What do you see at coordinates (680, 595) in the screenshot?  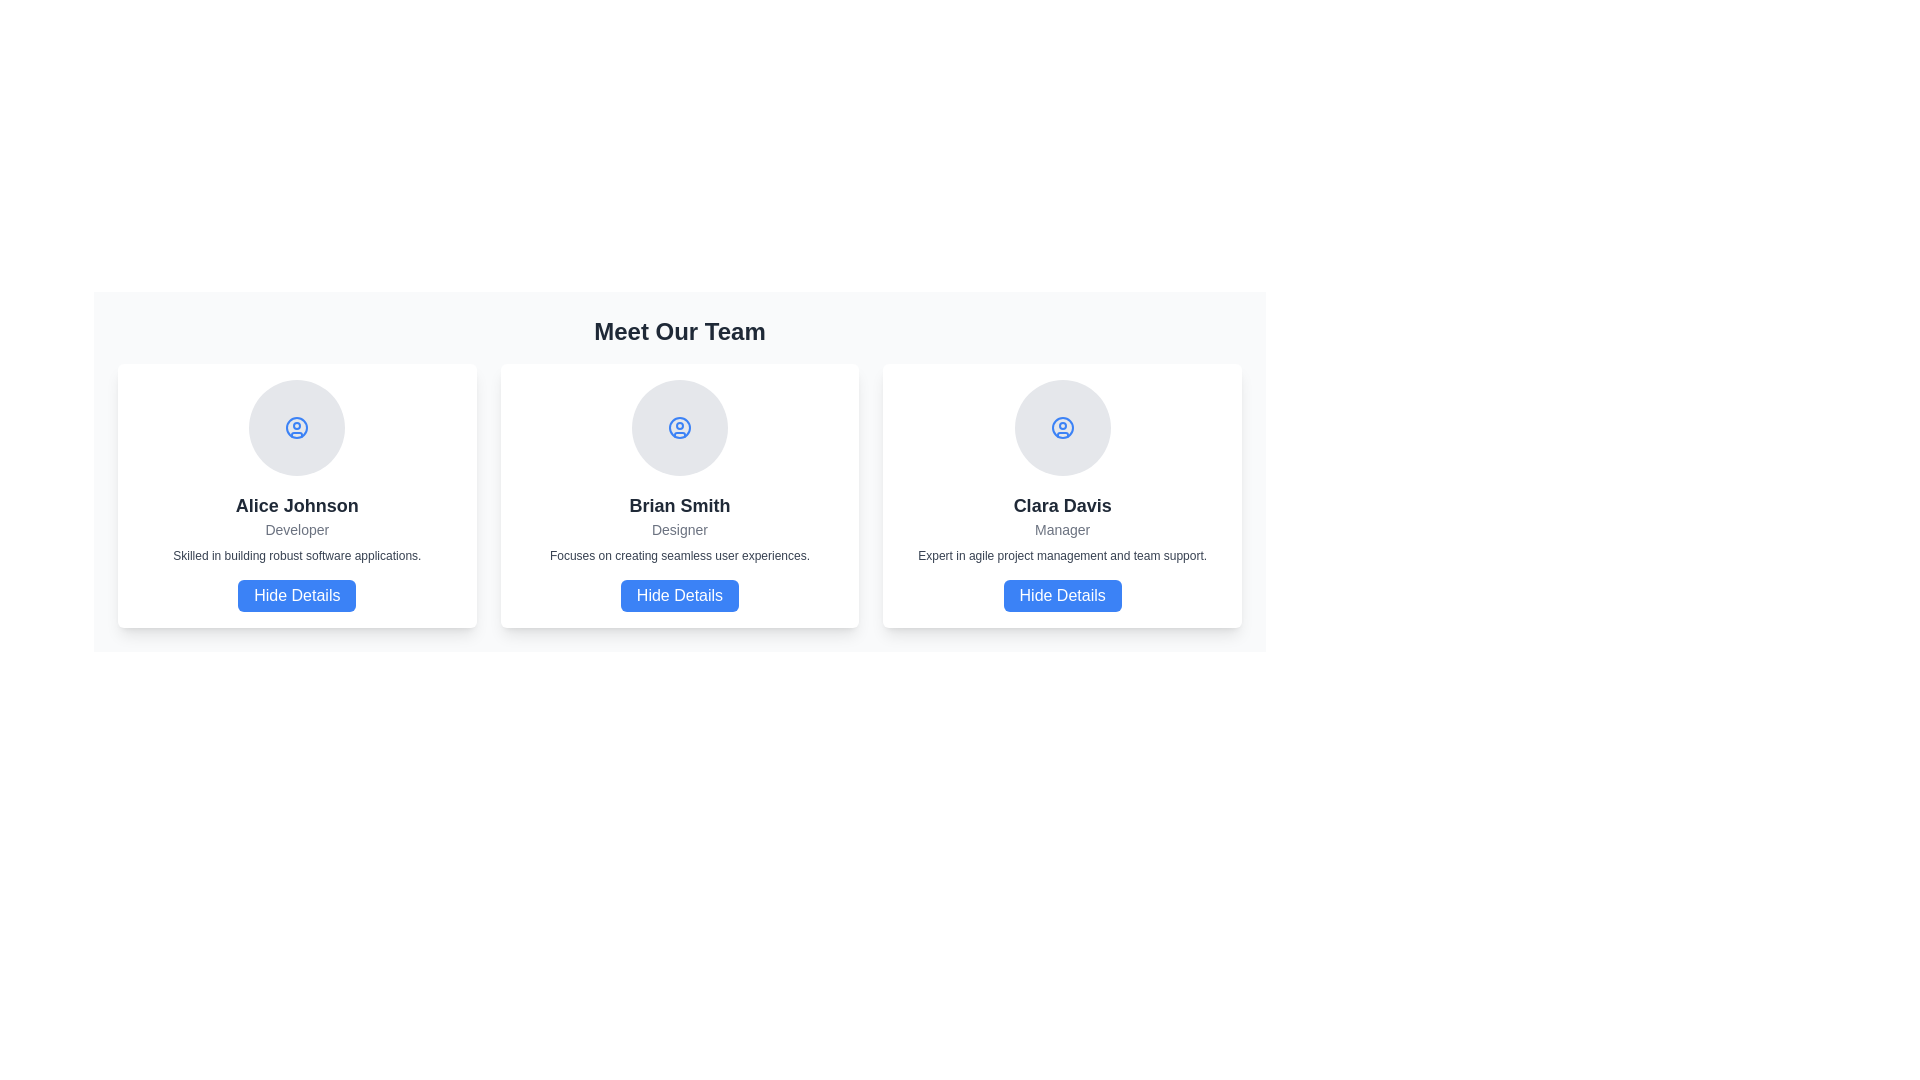 I see `the 'Hide Details' button, a rectangular button with rounded corners, blue background, and white text, located in the lower center of the card for 'Brian Smith'` at bounding box center [680, 595].